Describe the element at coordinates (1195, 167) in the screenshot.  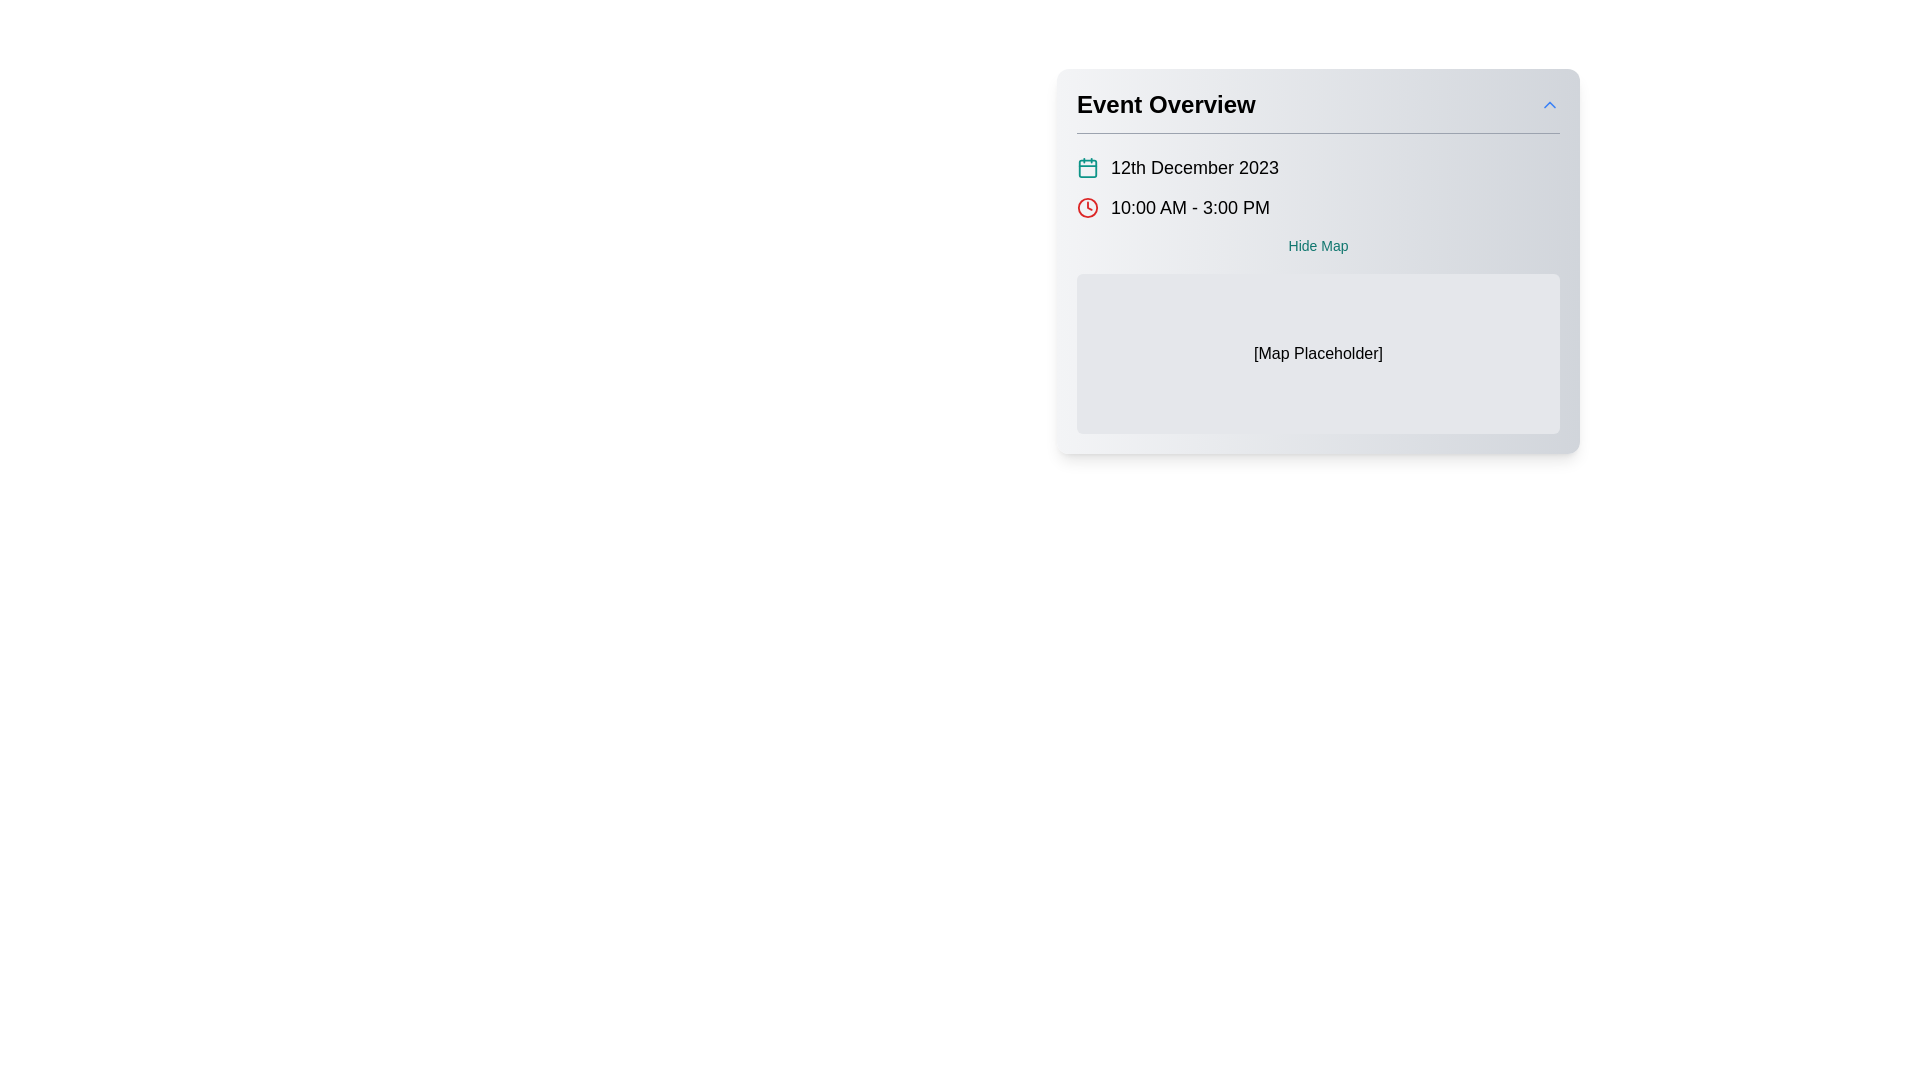
I see `the text label displaying '12th December 2023', located in the top section of the event detail card, immediately to the right of the calendar icon` at that location.